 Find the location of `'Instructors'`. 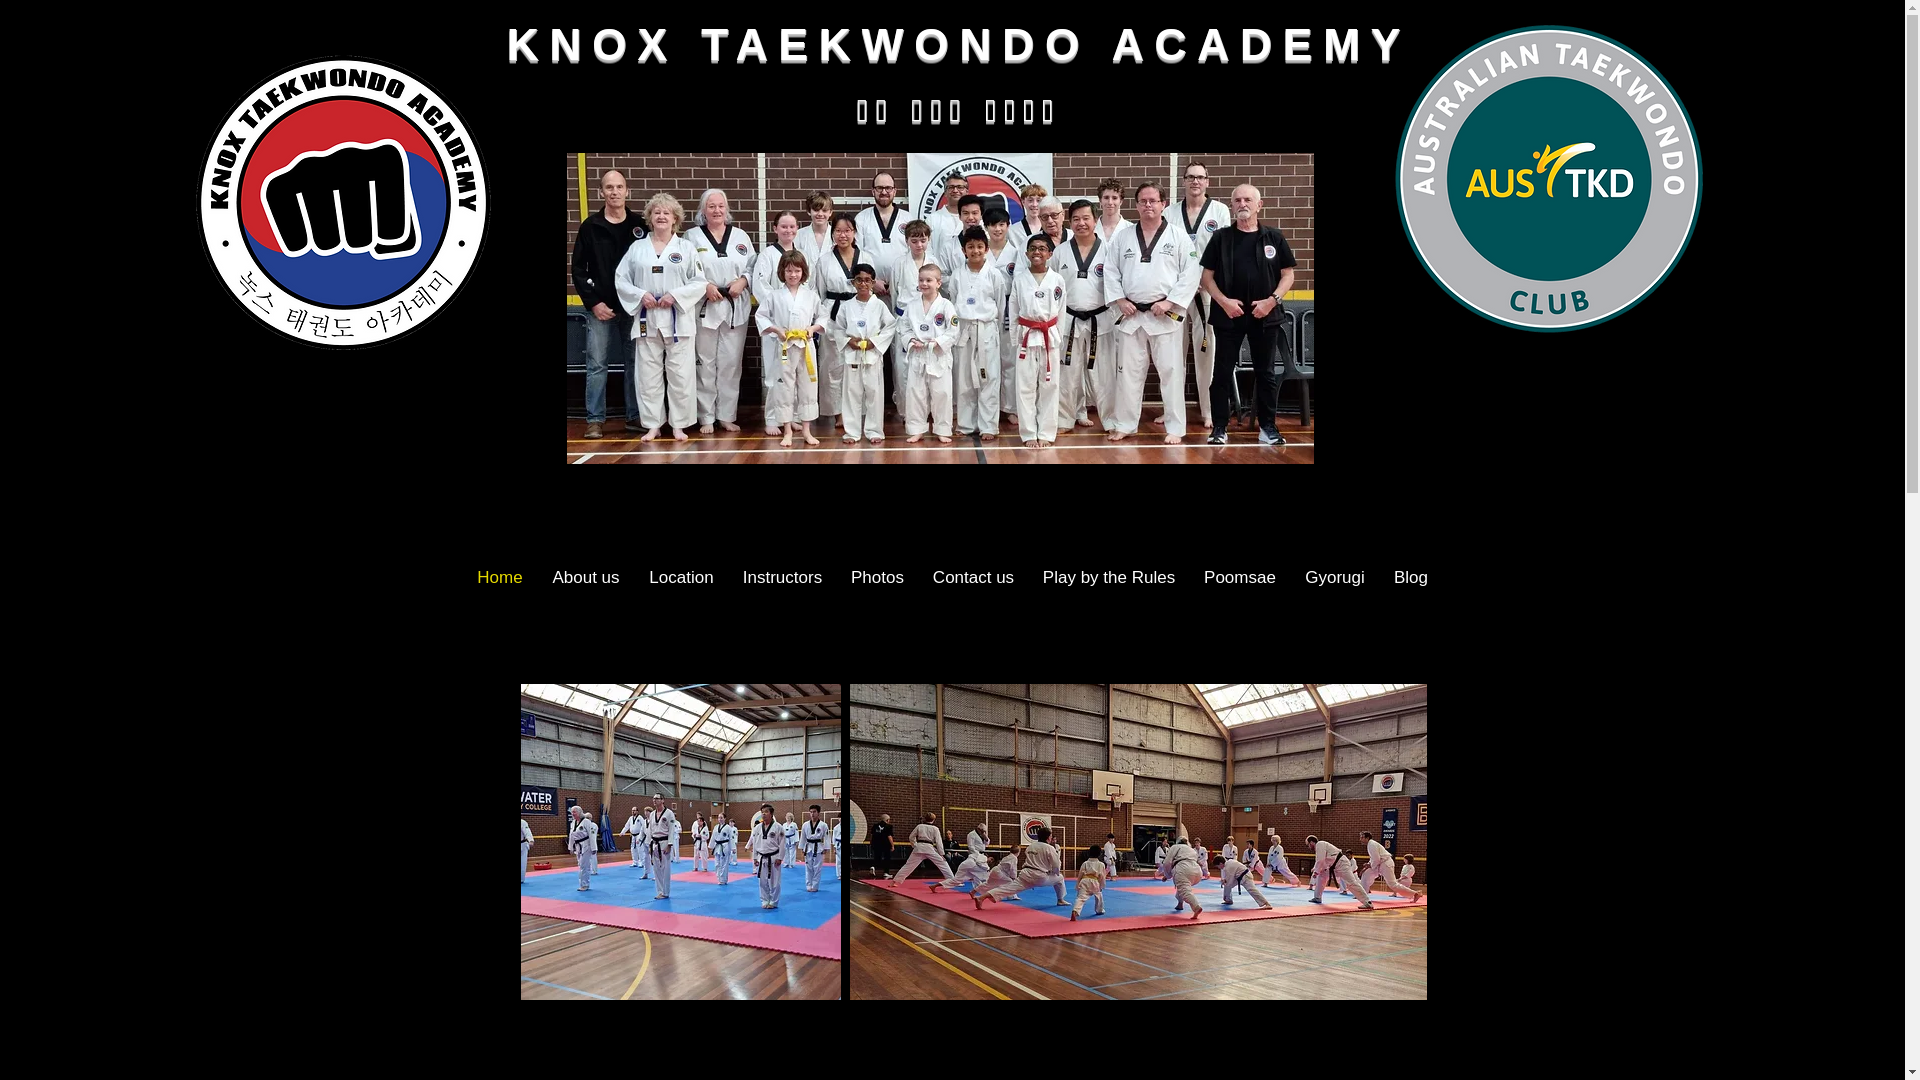

'Instructors' is located at coordinates (781, 578).